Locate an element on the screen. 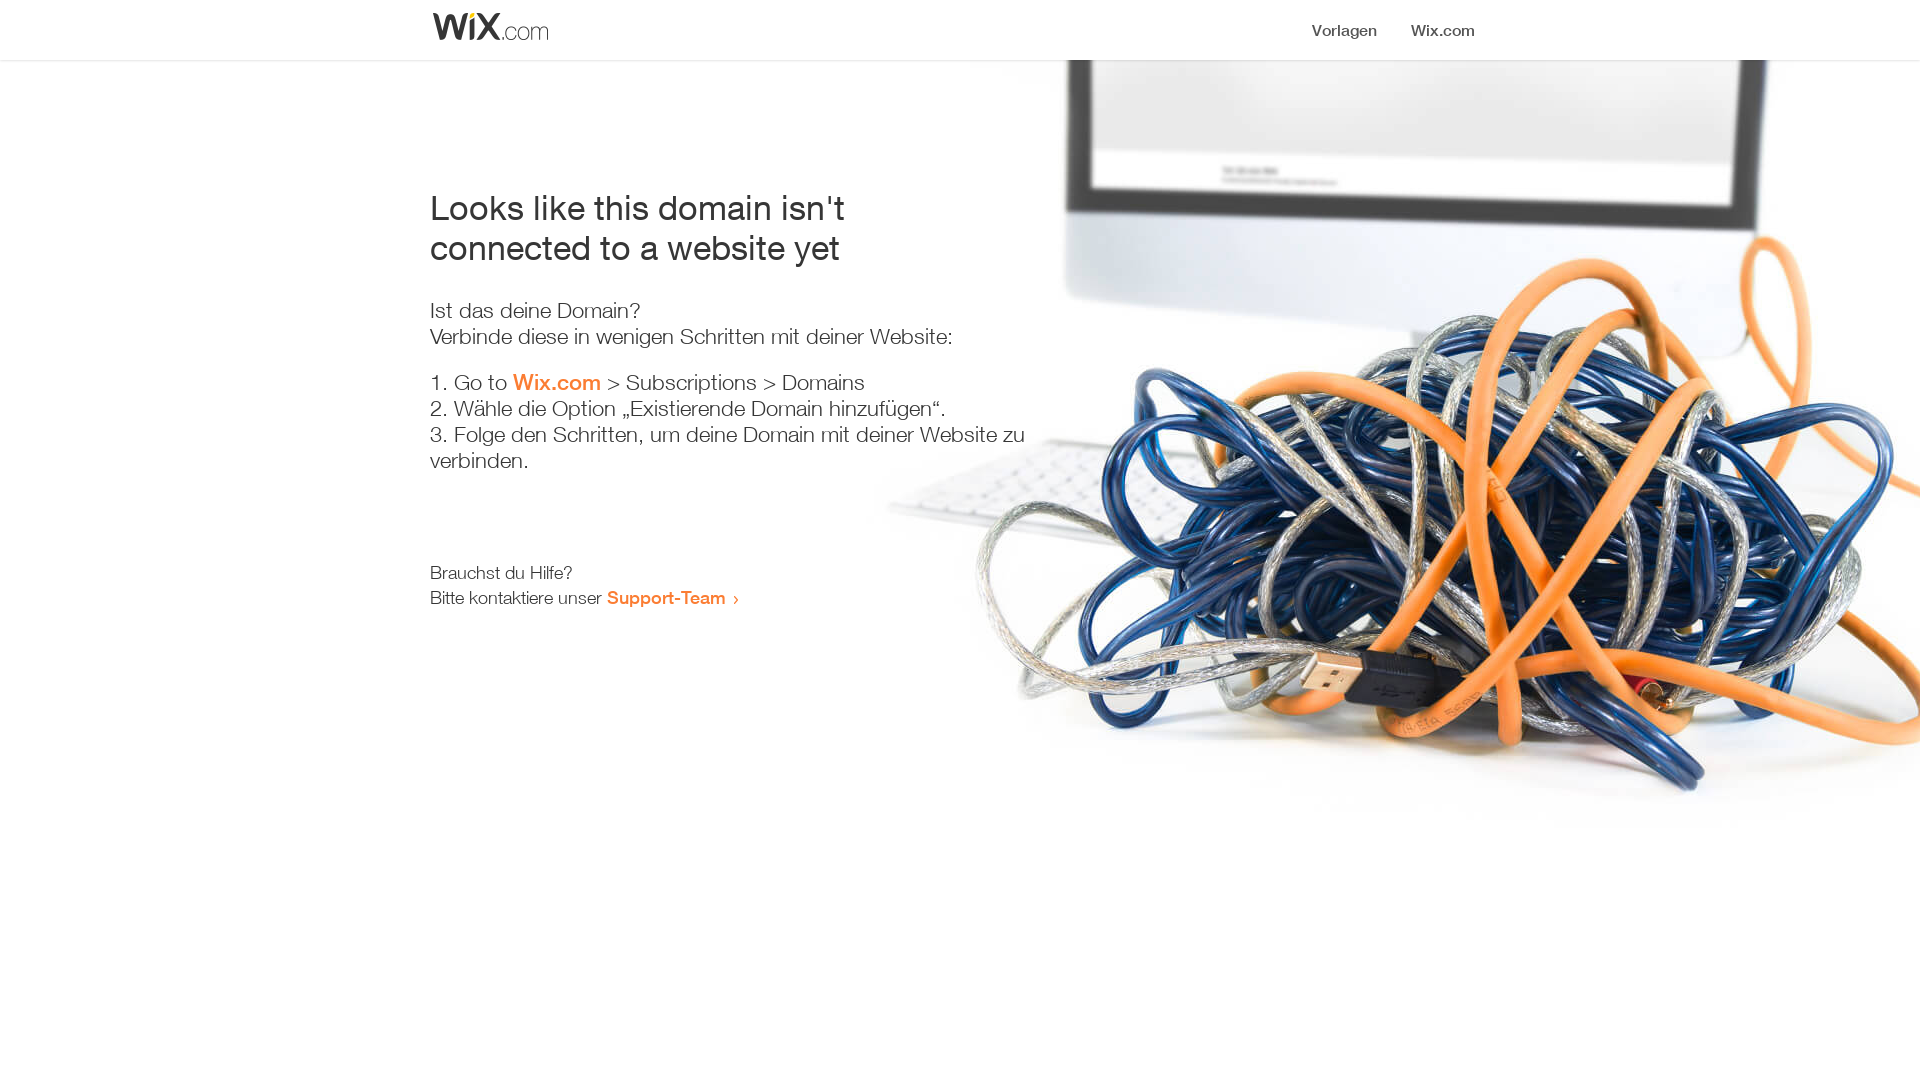  'Wix.com' is located at coordinates (556, 381).